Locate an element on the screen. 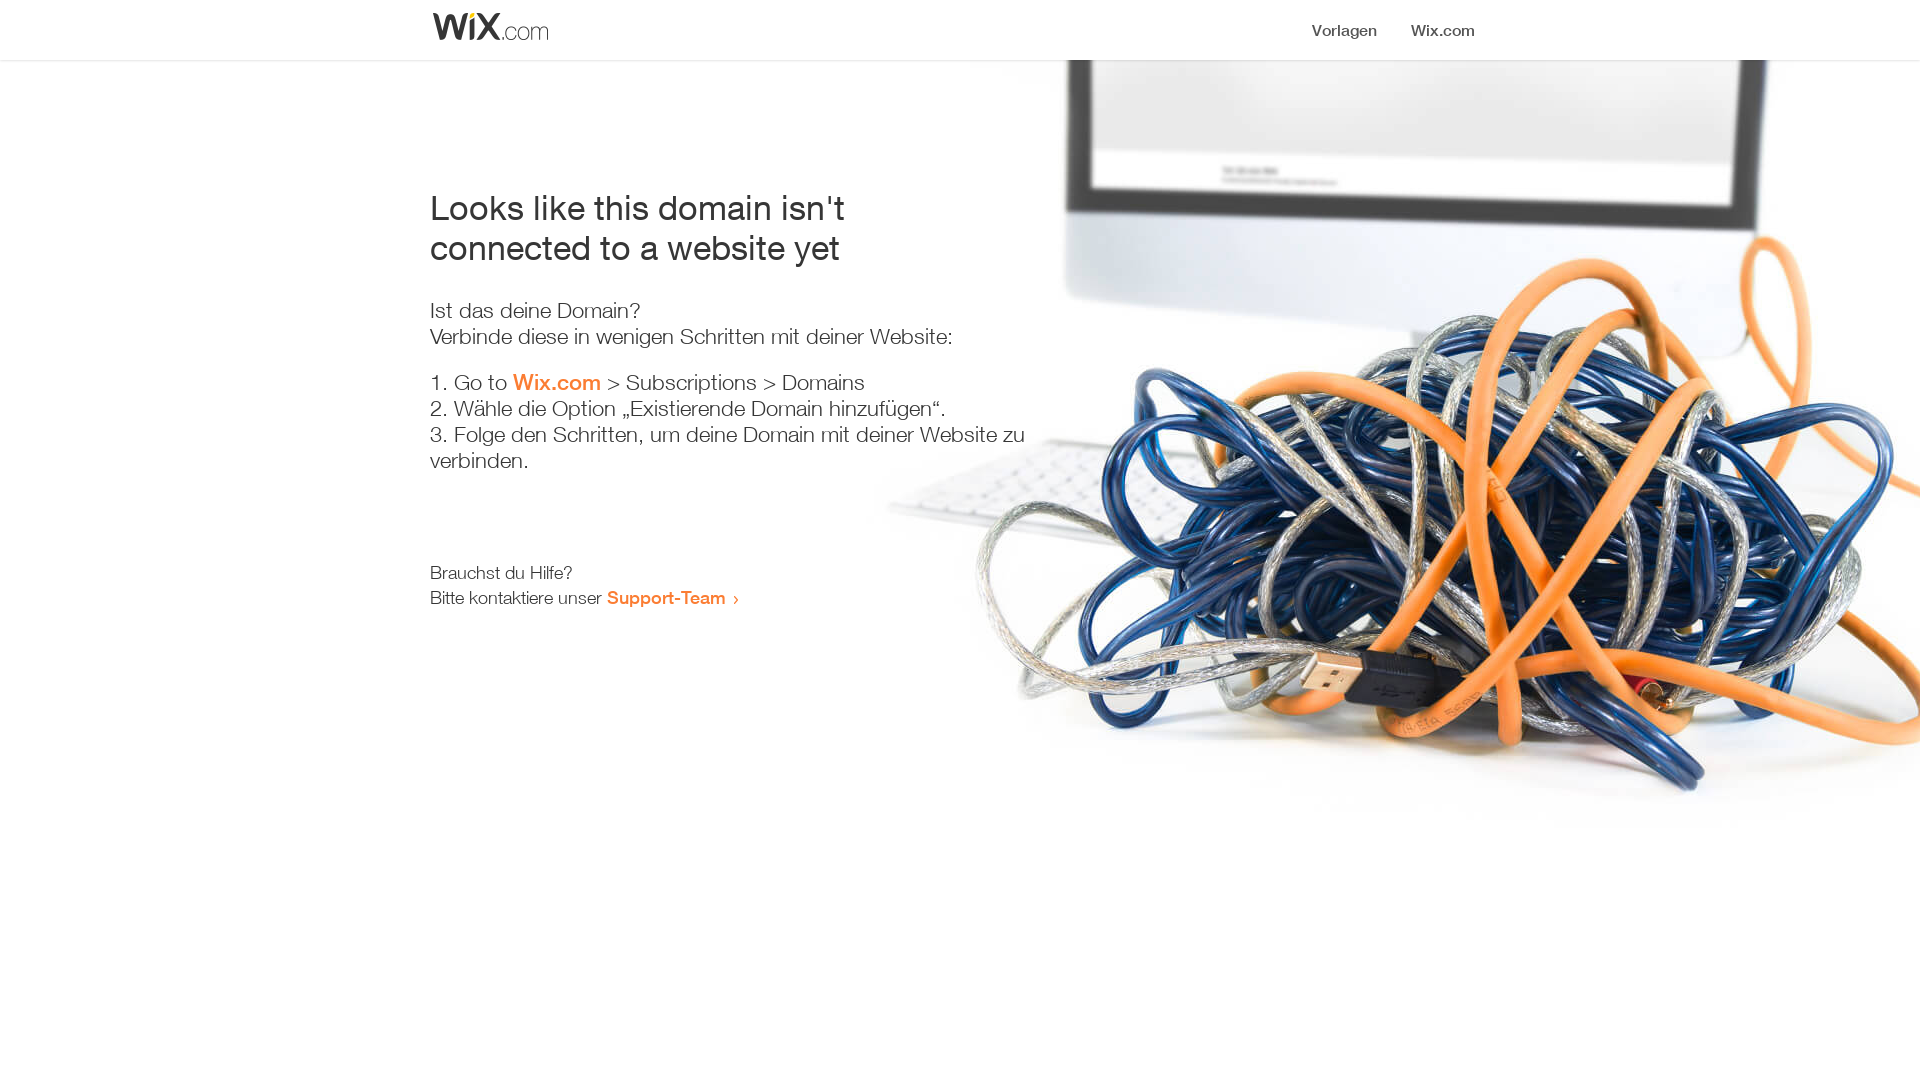  'Wix.com' is located at coordinates (556, 381).